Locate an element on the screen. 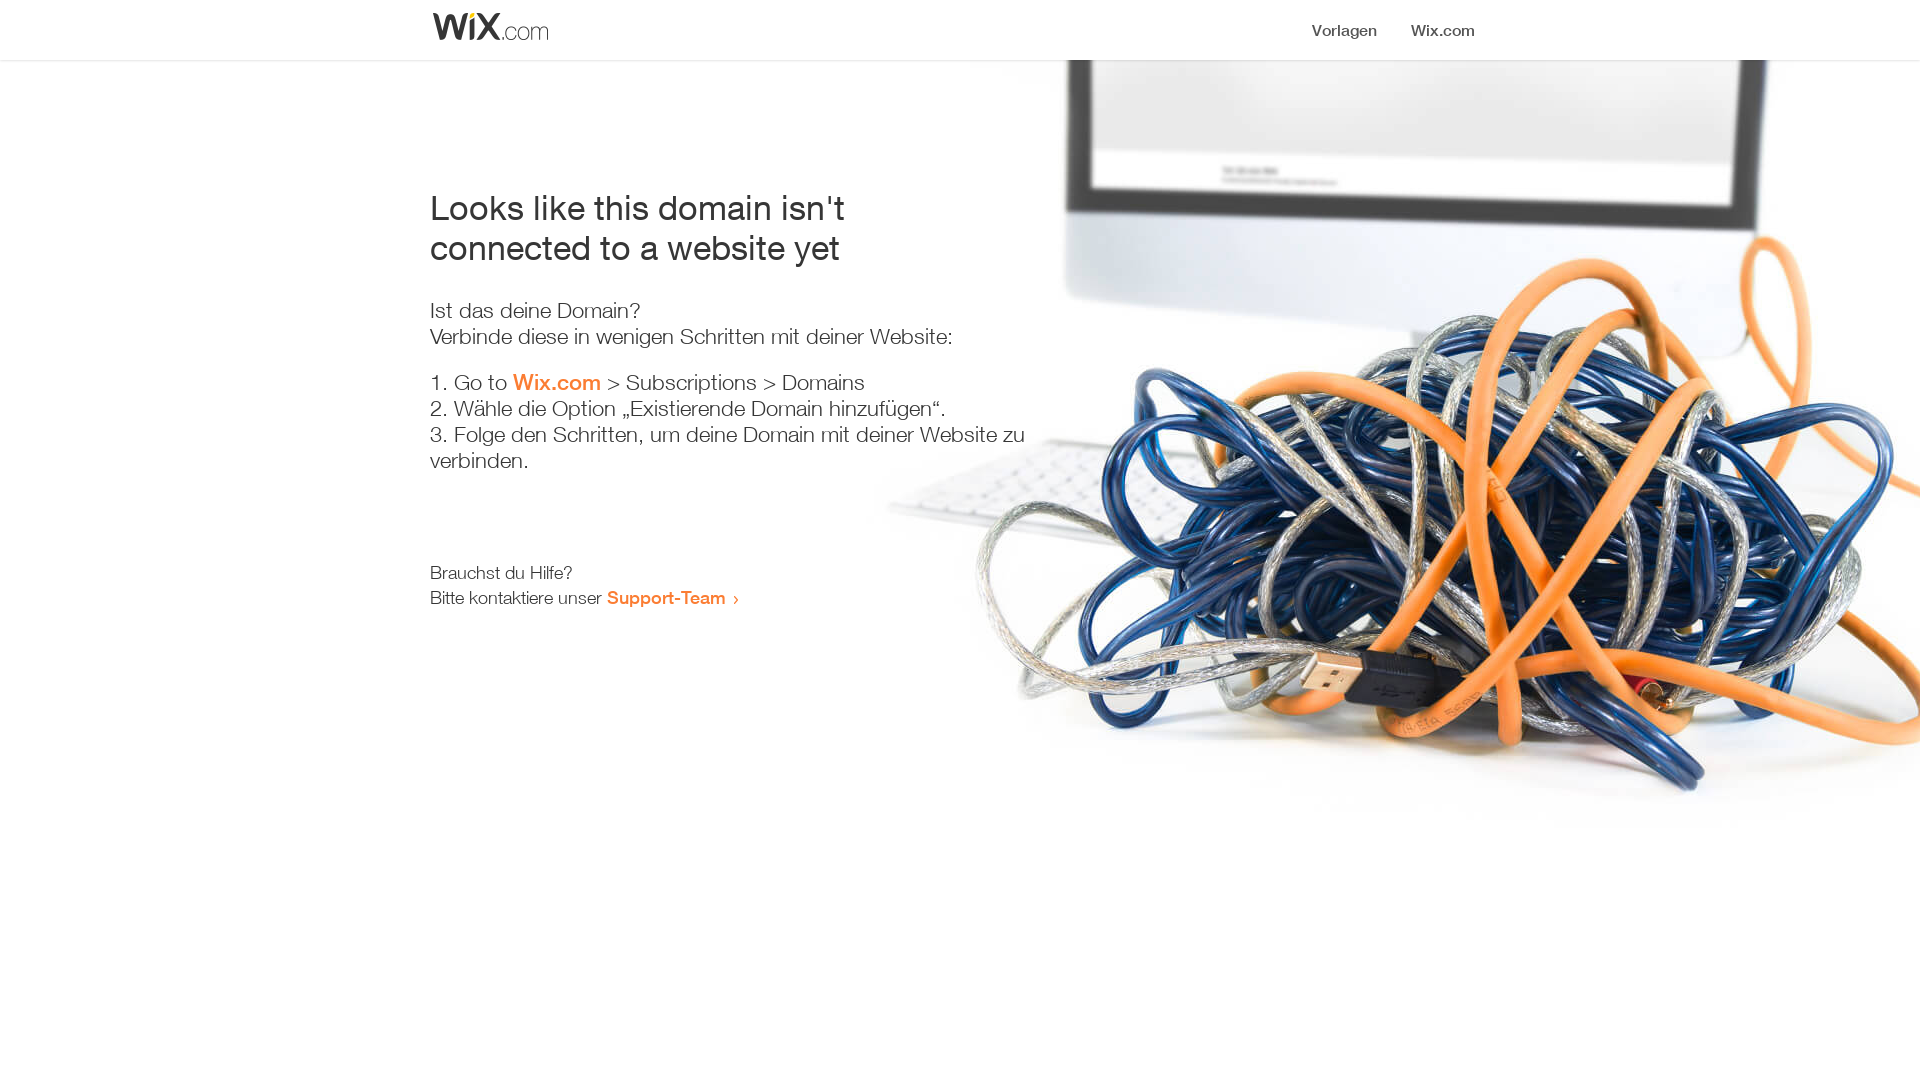  'Wix.com' is located at coordinates (556, 381).